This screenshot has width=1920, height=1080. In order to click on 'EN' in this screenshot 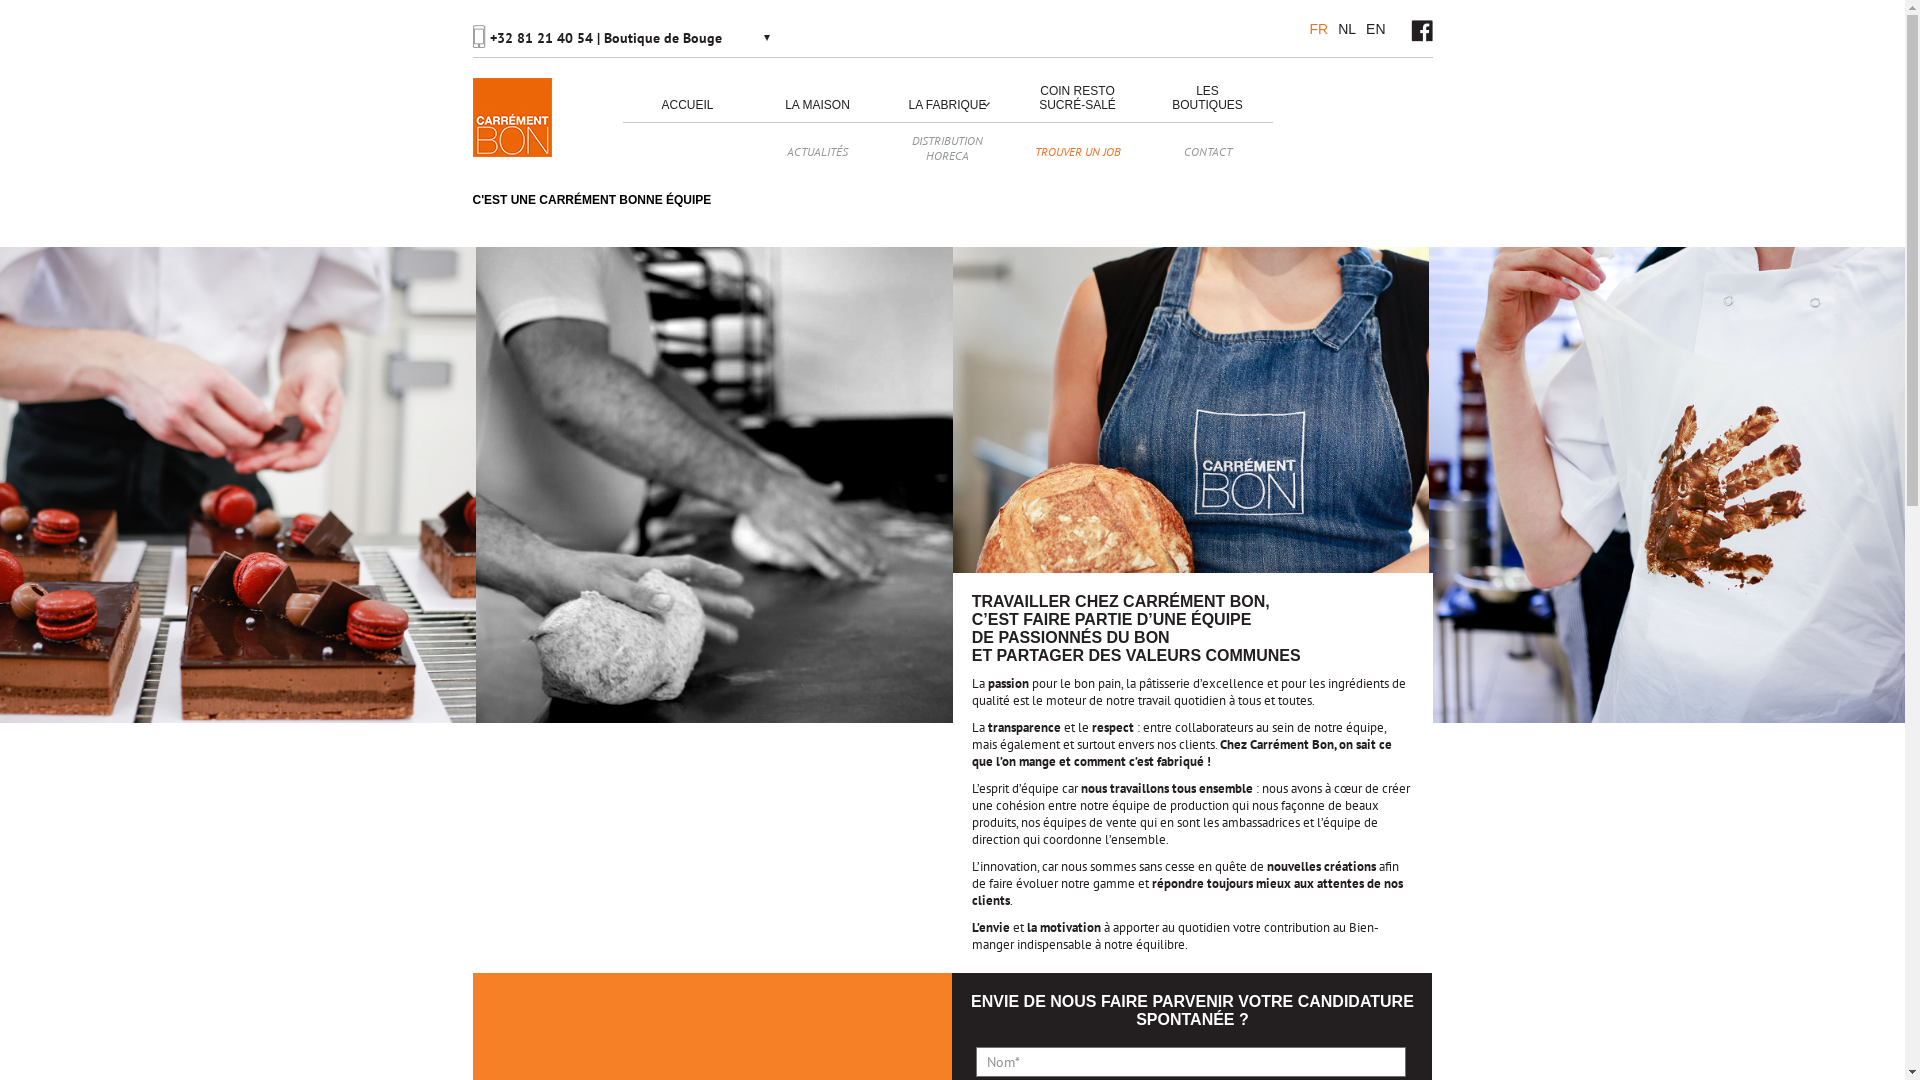, I will do `click(1360, 29)`.